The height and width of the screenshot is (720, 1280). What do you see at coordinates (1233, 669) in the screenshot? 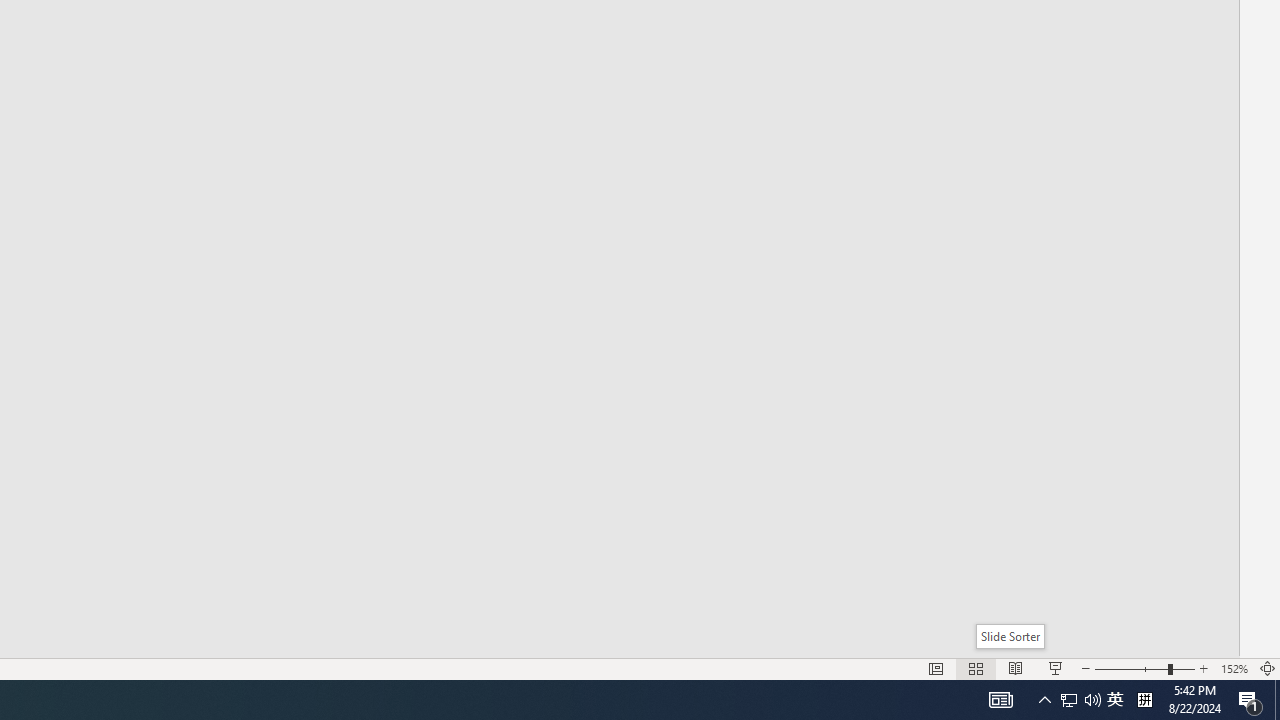
I see `'Zoom 152%'` at bounding box center [1233, 669].